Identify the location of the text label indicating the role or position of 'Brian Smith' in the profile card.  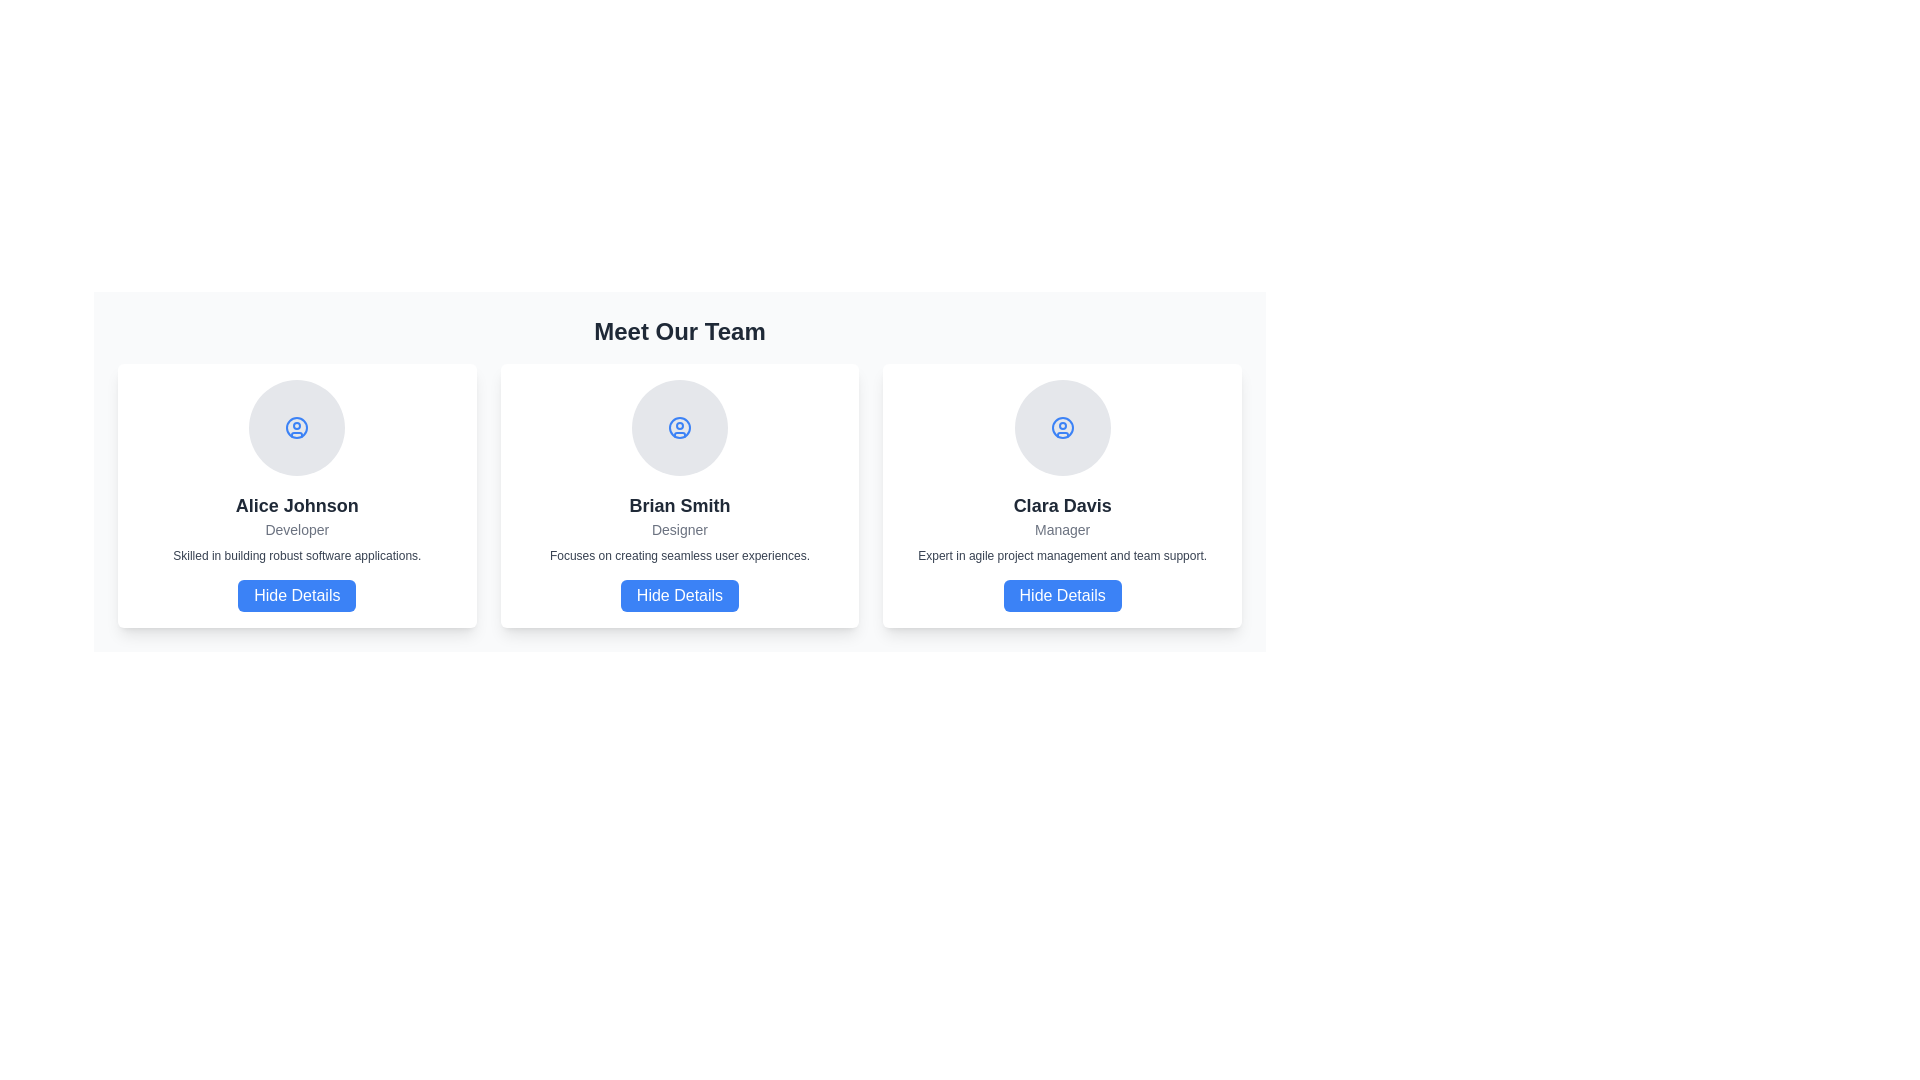
(680, 528).